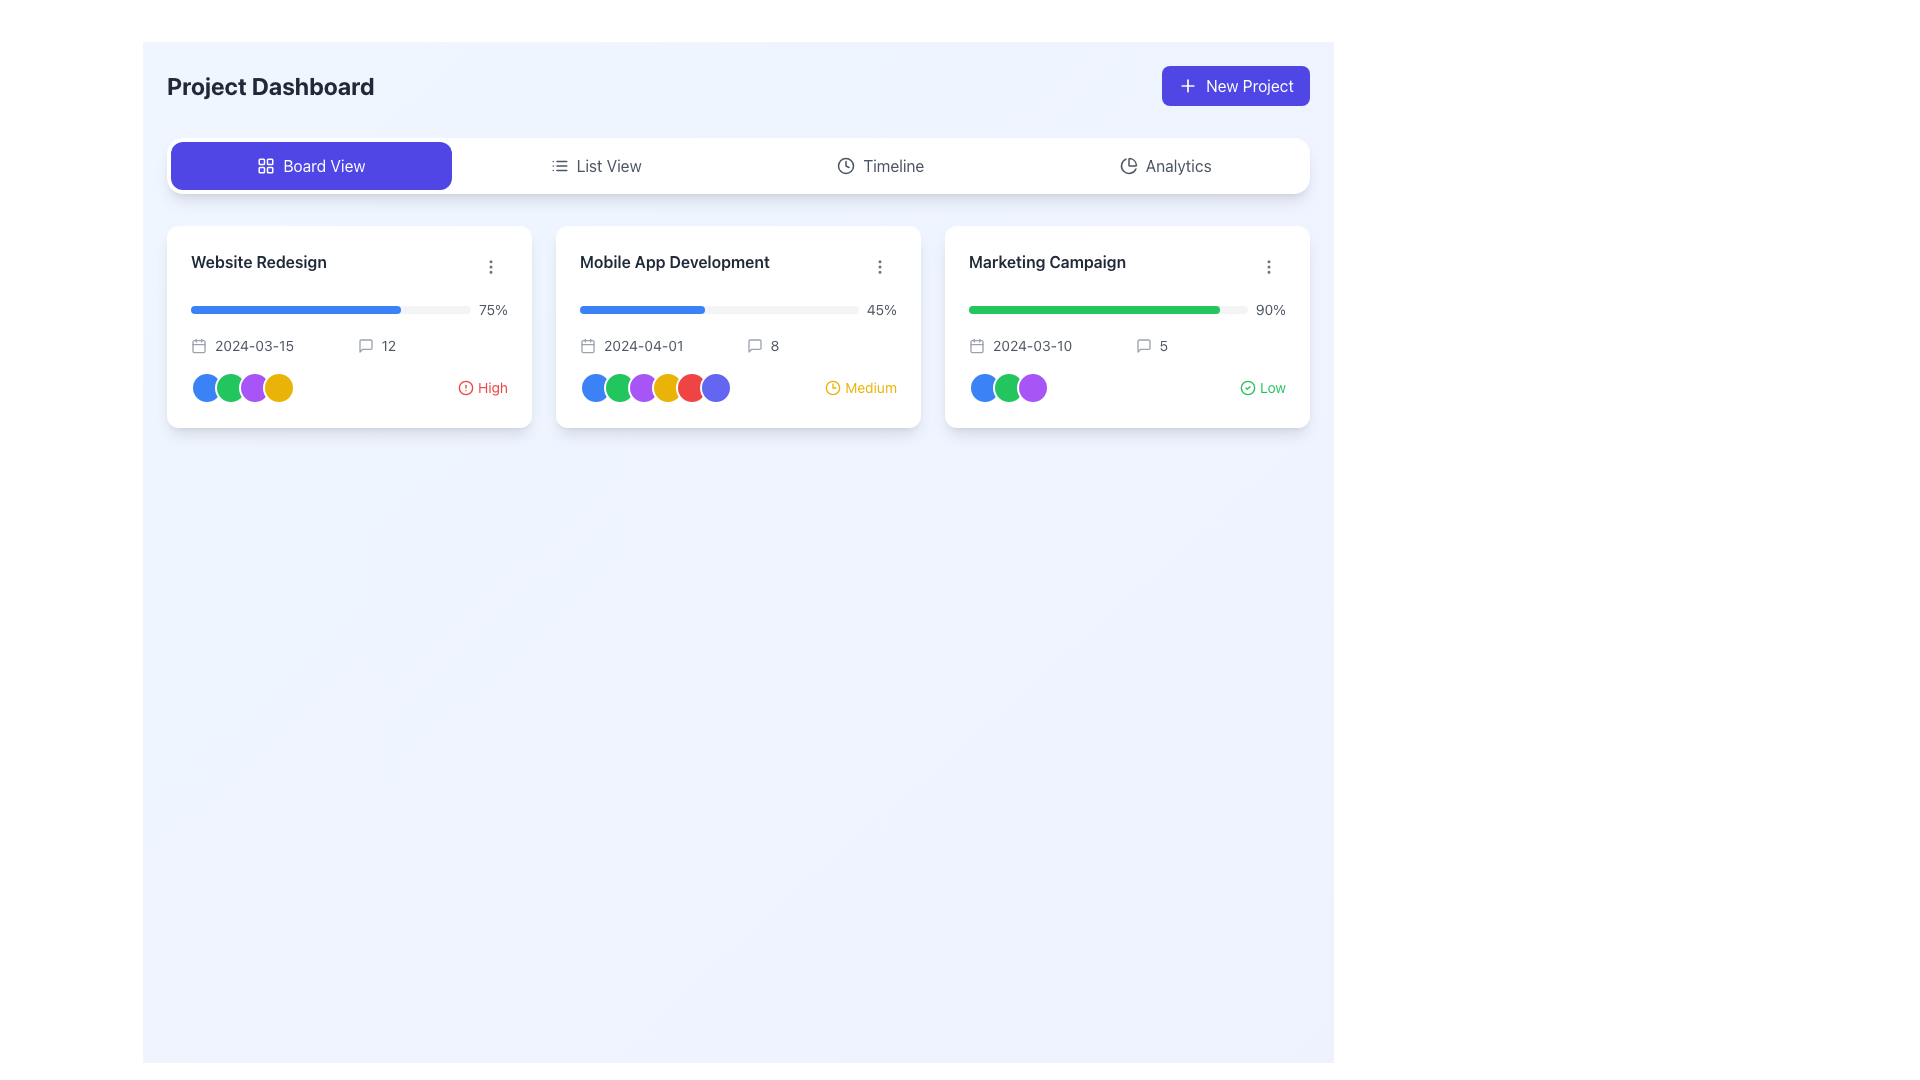 The image size is (1920, 1080). Describe the element at coordinates (349, 326) in the screenshot. I see `the Card component that displays project information, including progress, due date, comments, and priority level, located in the first column of the grid layout` at that location.